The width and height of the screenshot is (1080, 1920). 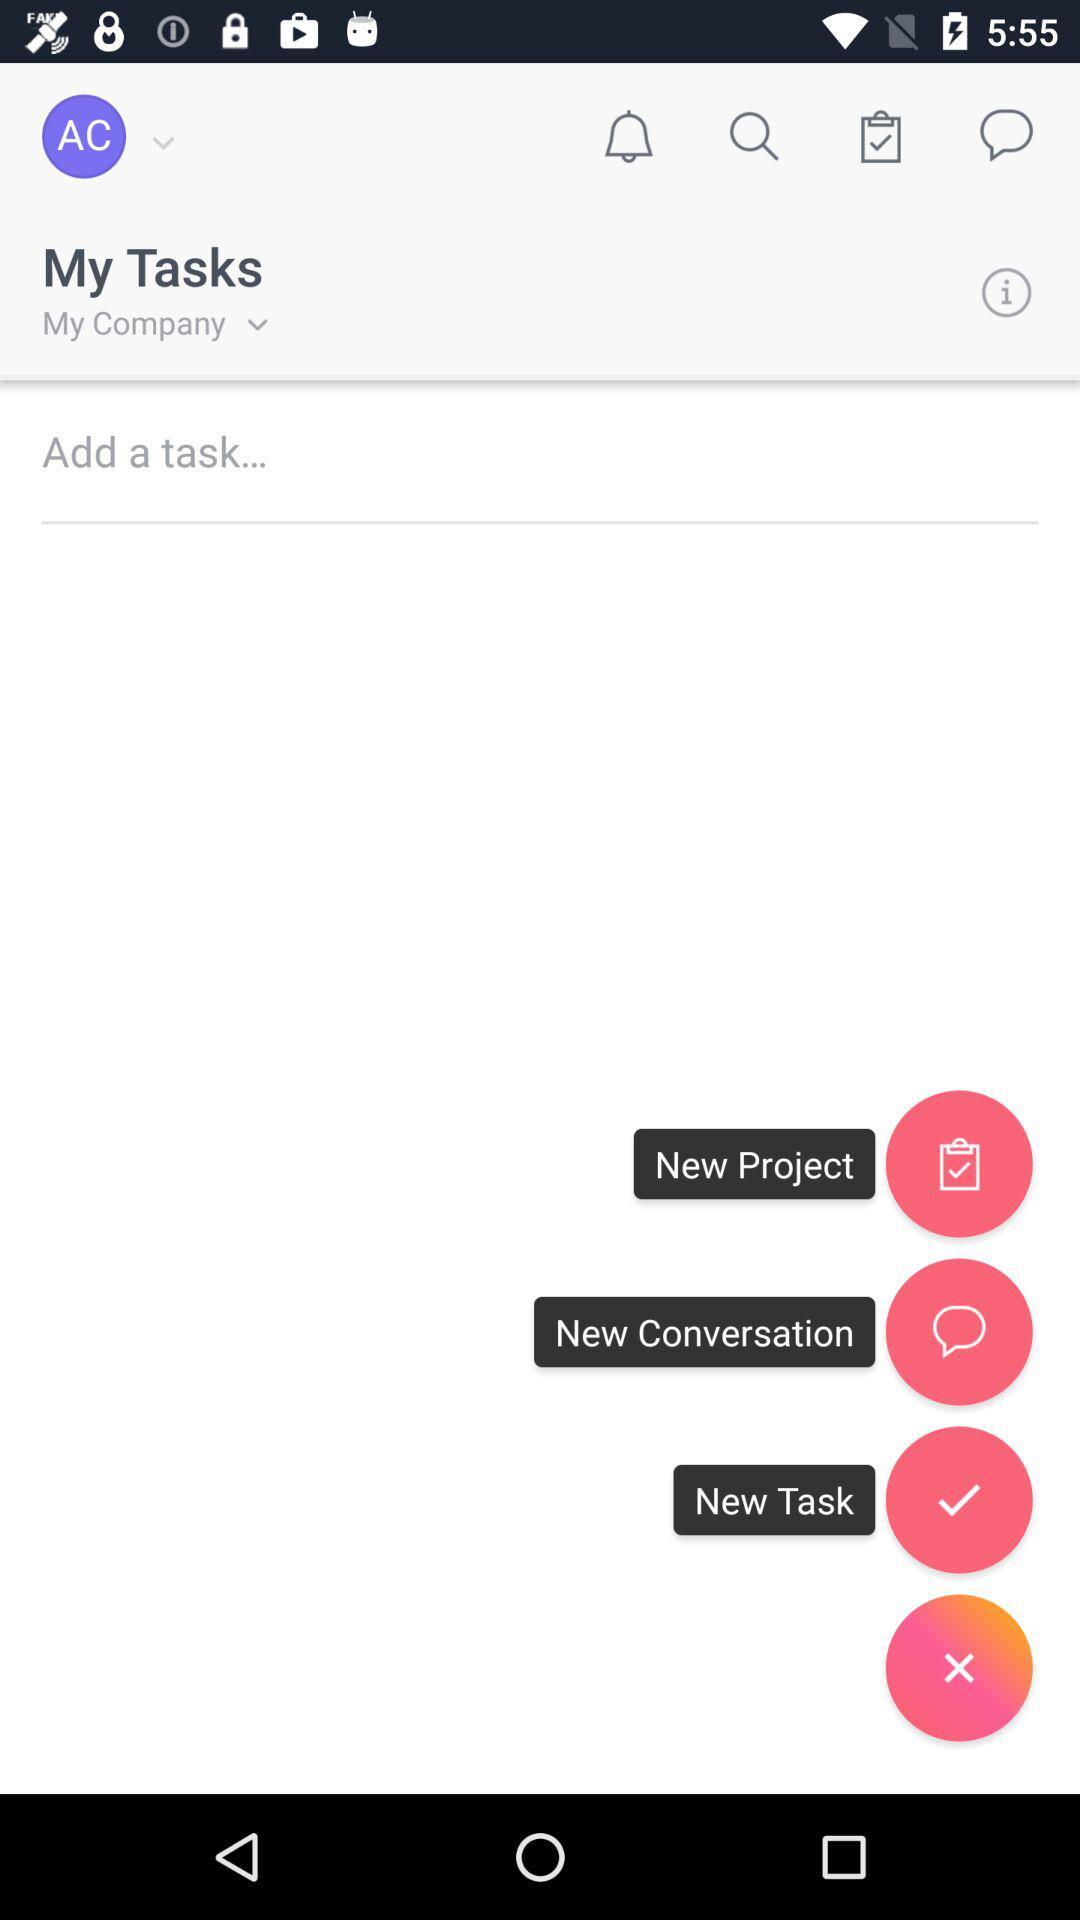 I want to click on the info icon, so click(x=1006, y=291).